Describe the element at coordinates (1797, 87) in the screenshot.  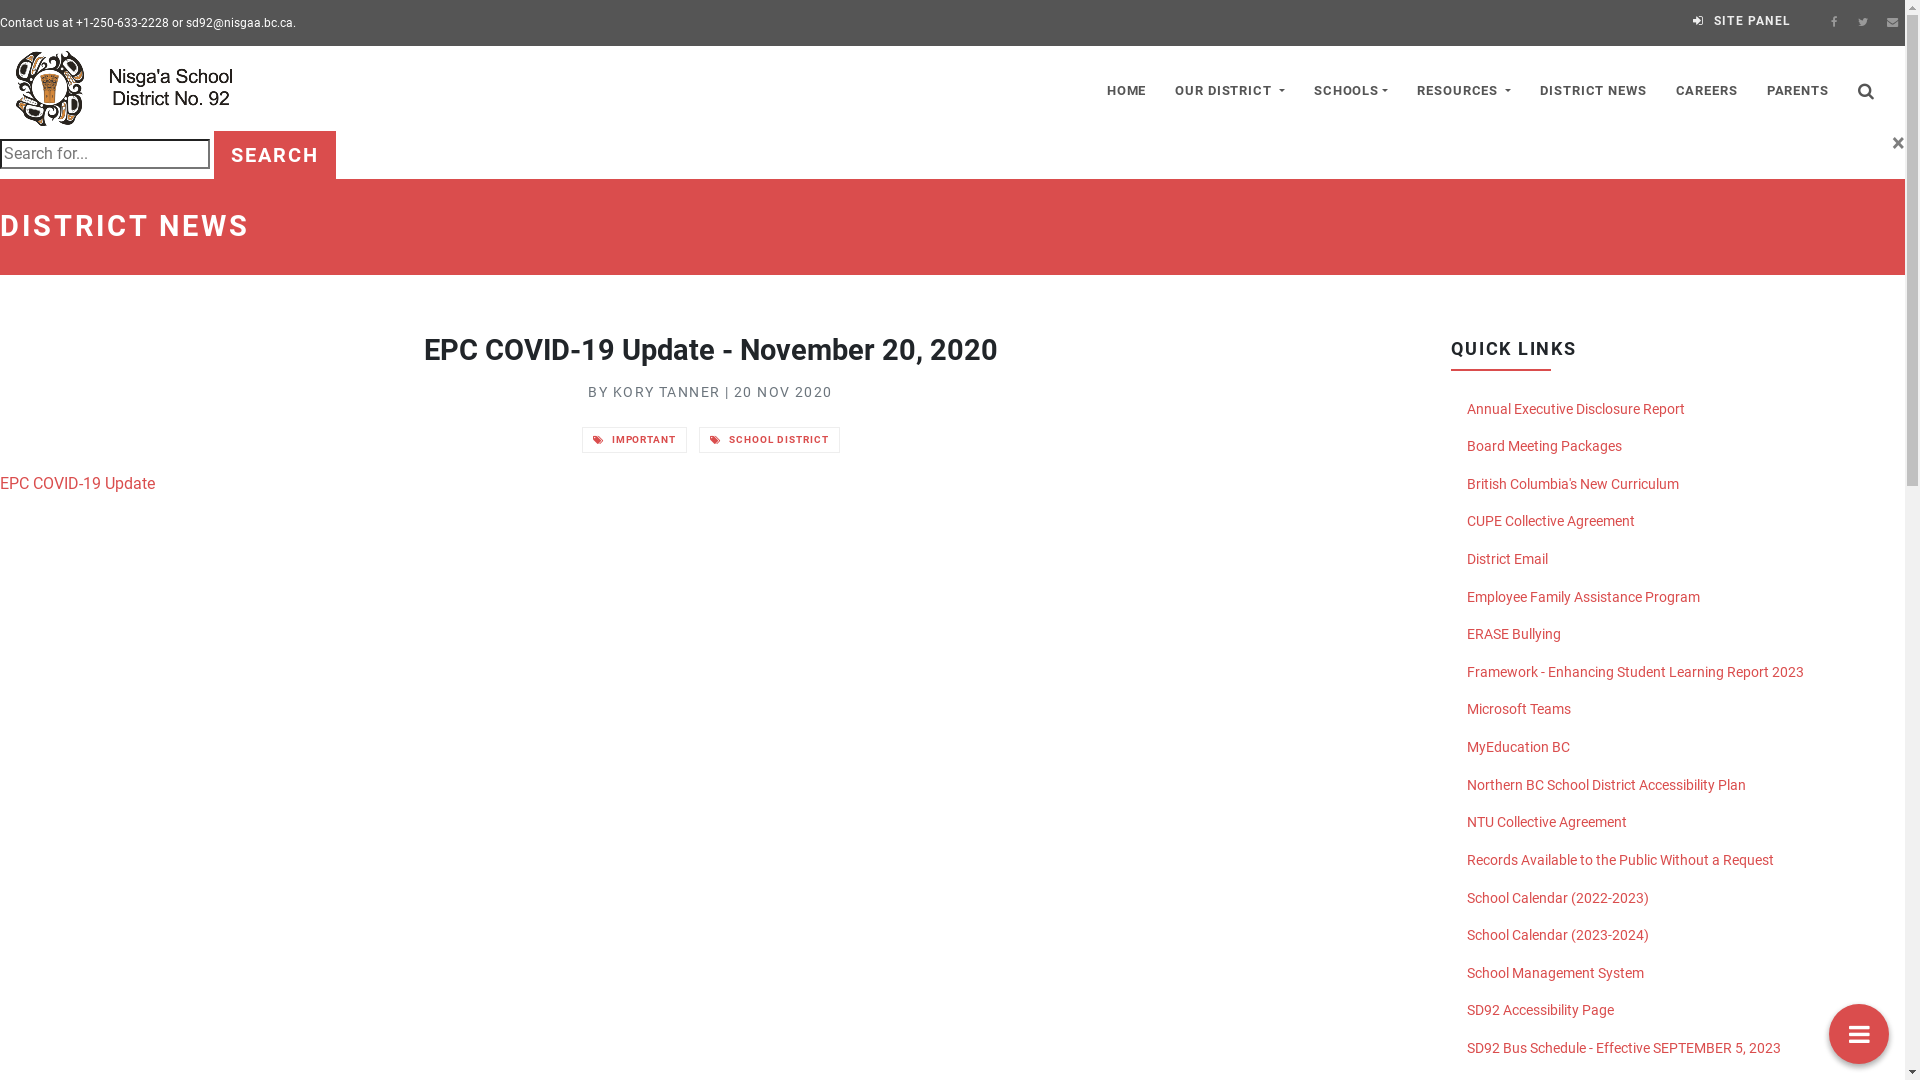
I see `'PARENTS'` at that location.